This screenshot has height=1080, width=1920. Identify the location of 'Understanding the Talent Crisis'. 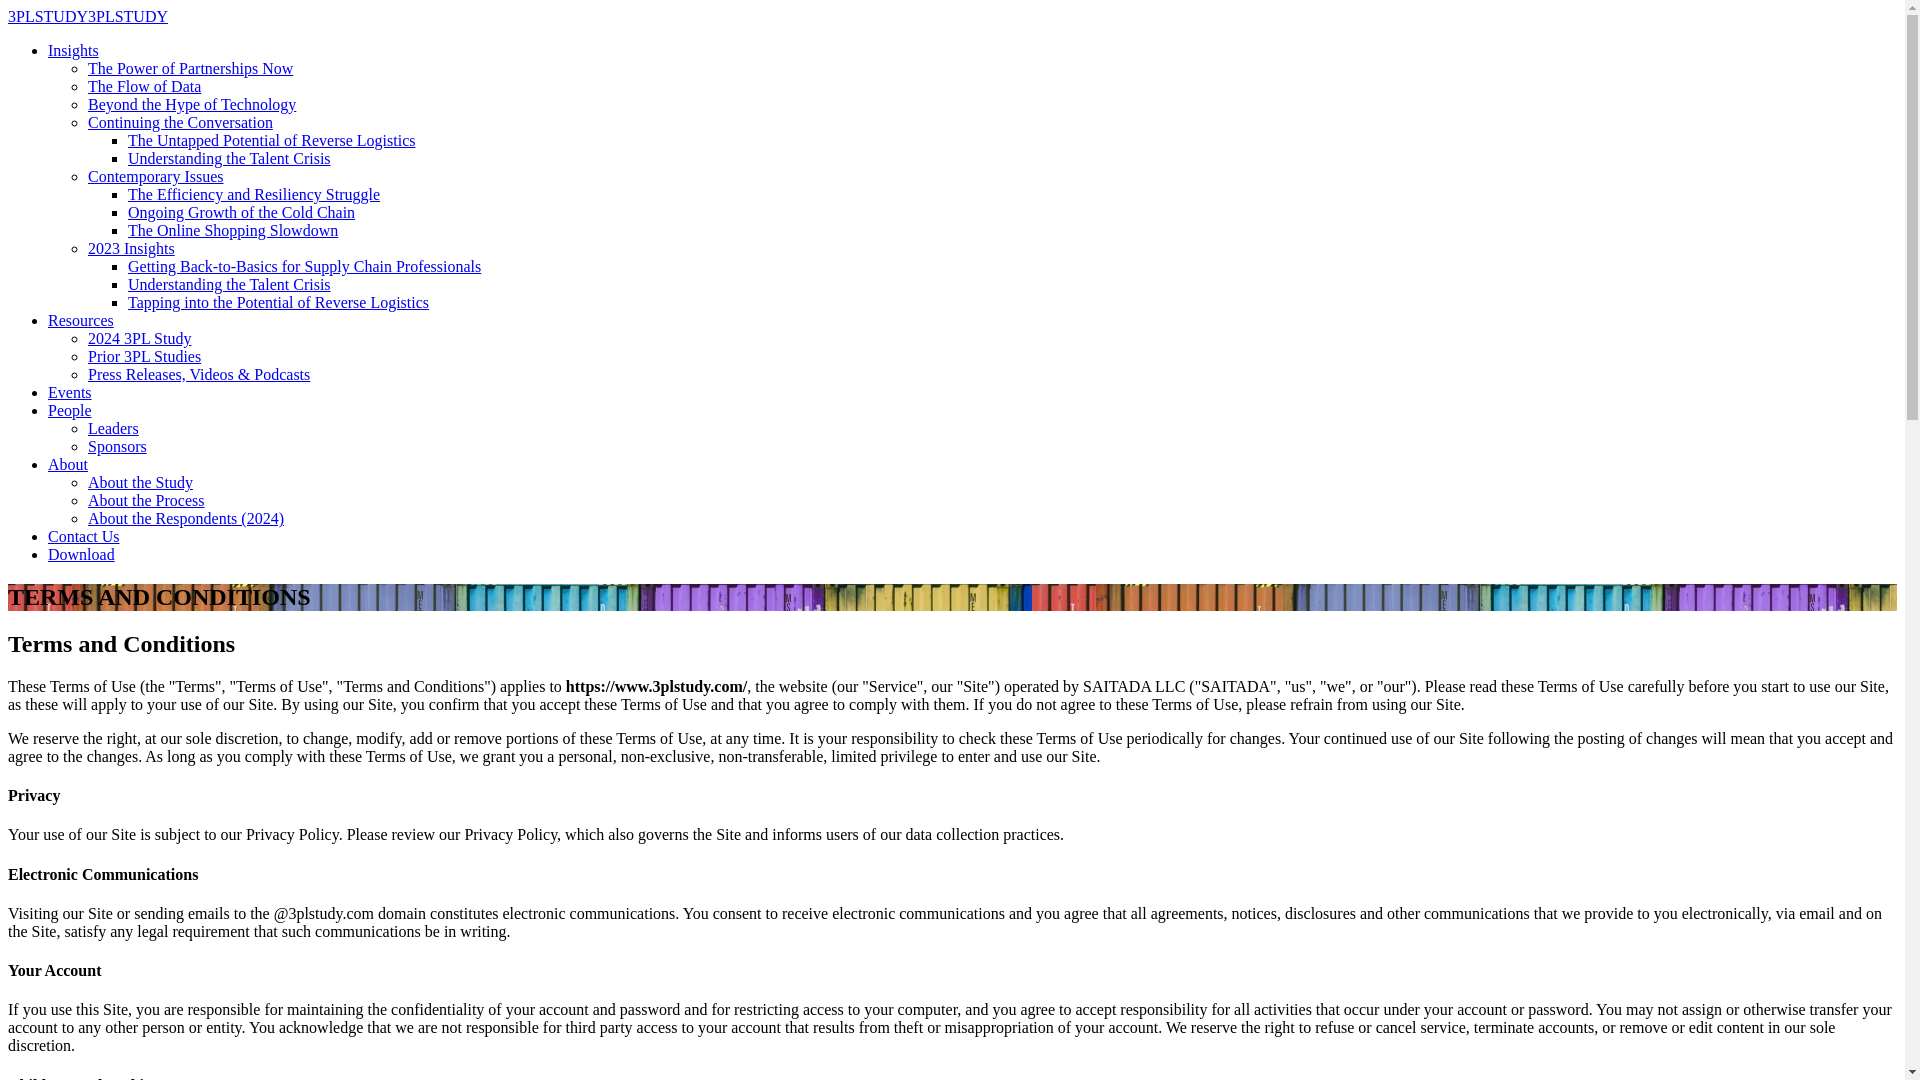
(229, 284).